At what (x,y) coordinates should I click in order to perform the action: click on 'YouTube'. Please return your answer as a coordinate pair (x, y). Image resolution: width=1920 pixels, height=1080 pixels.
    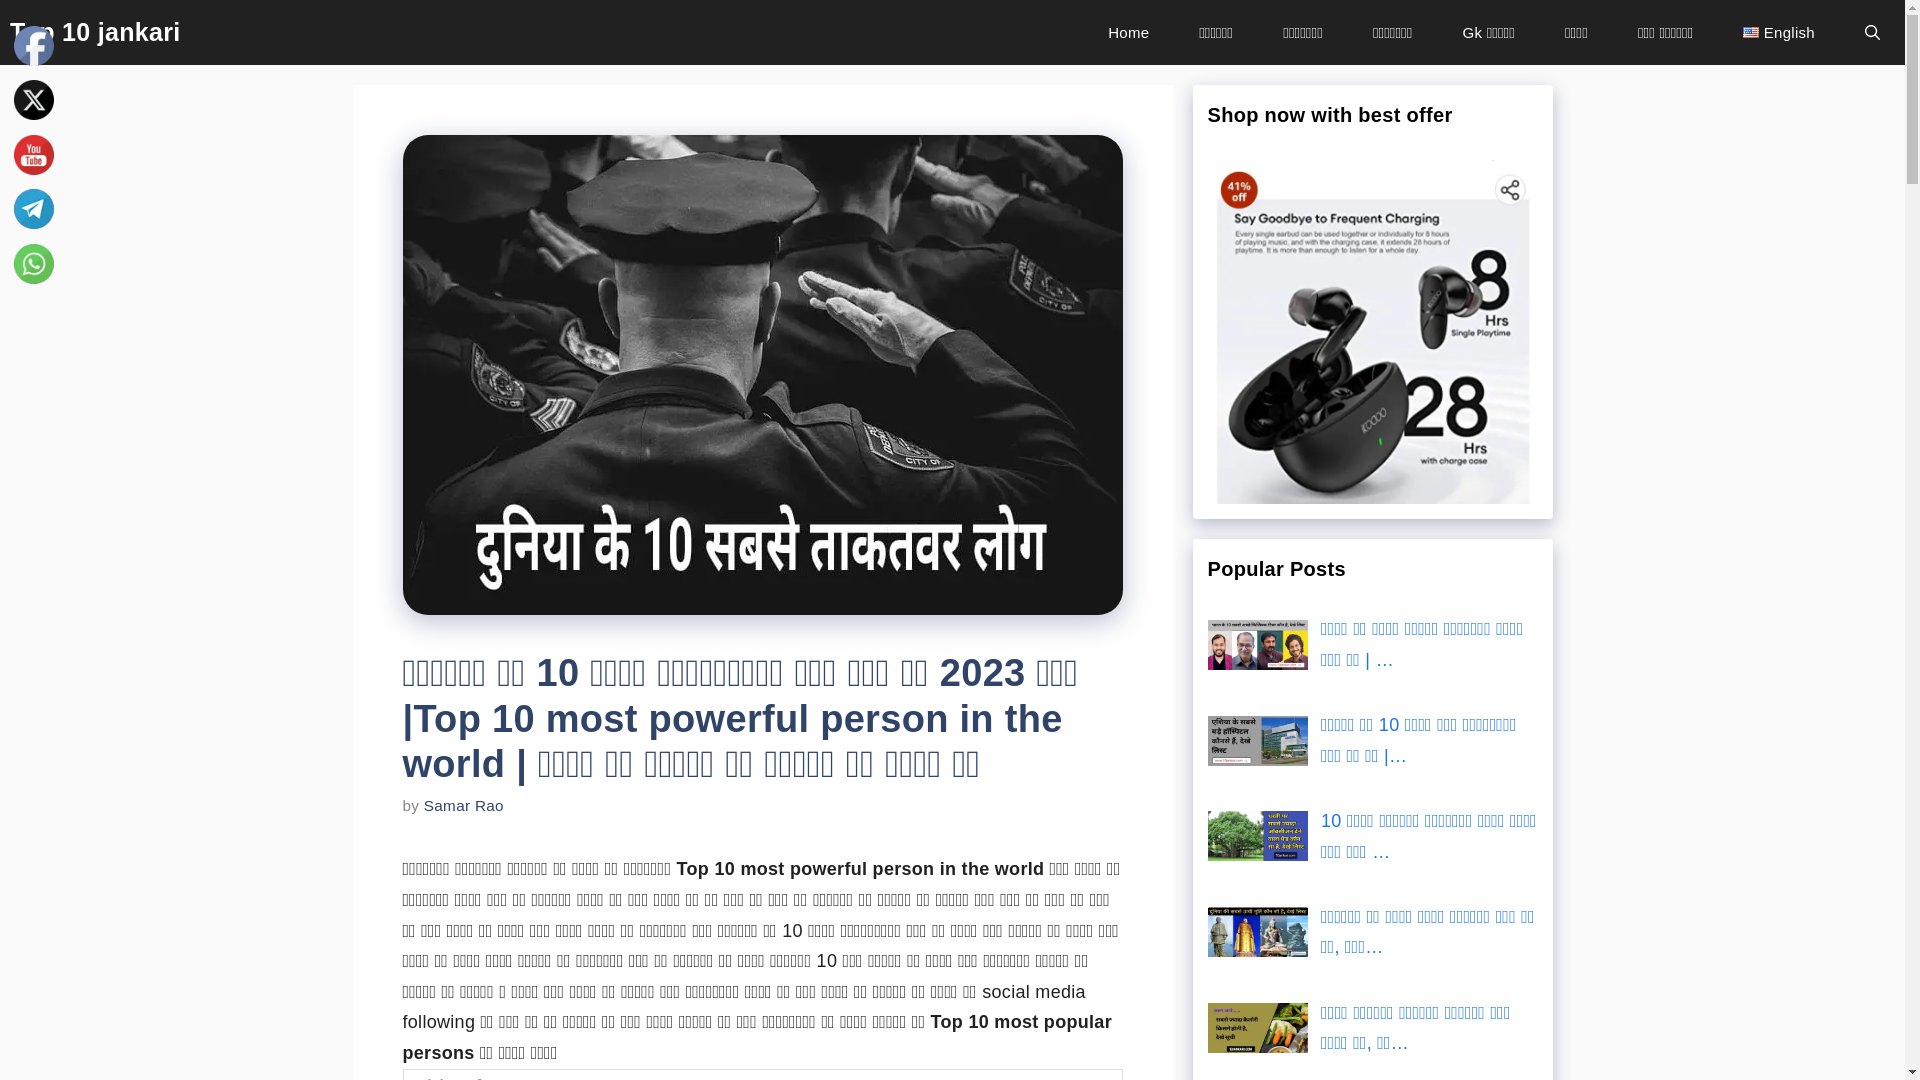
    Looking at the image, I should click on (33, 153).